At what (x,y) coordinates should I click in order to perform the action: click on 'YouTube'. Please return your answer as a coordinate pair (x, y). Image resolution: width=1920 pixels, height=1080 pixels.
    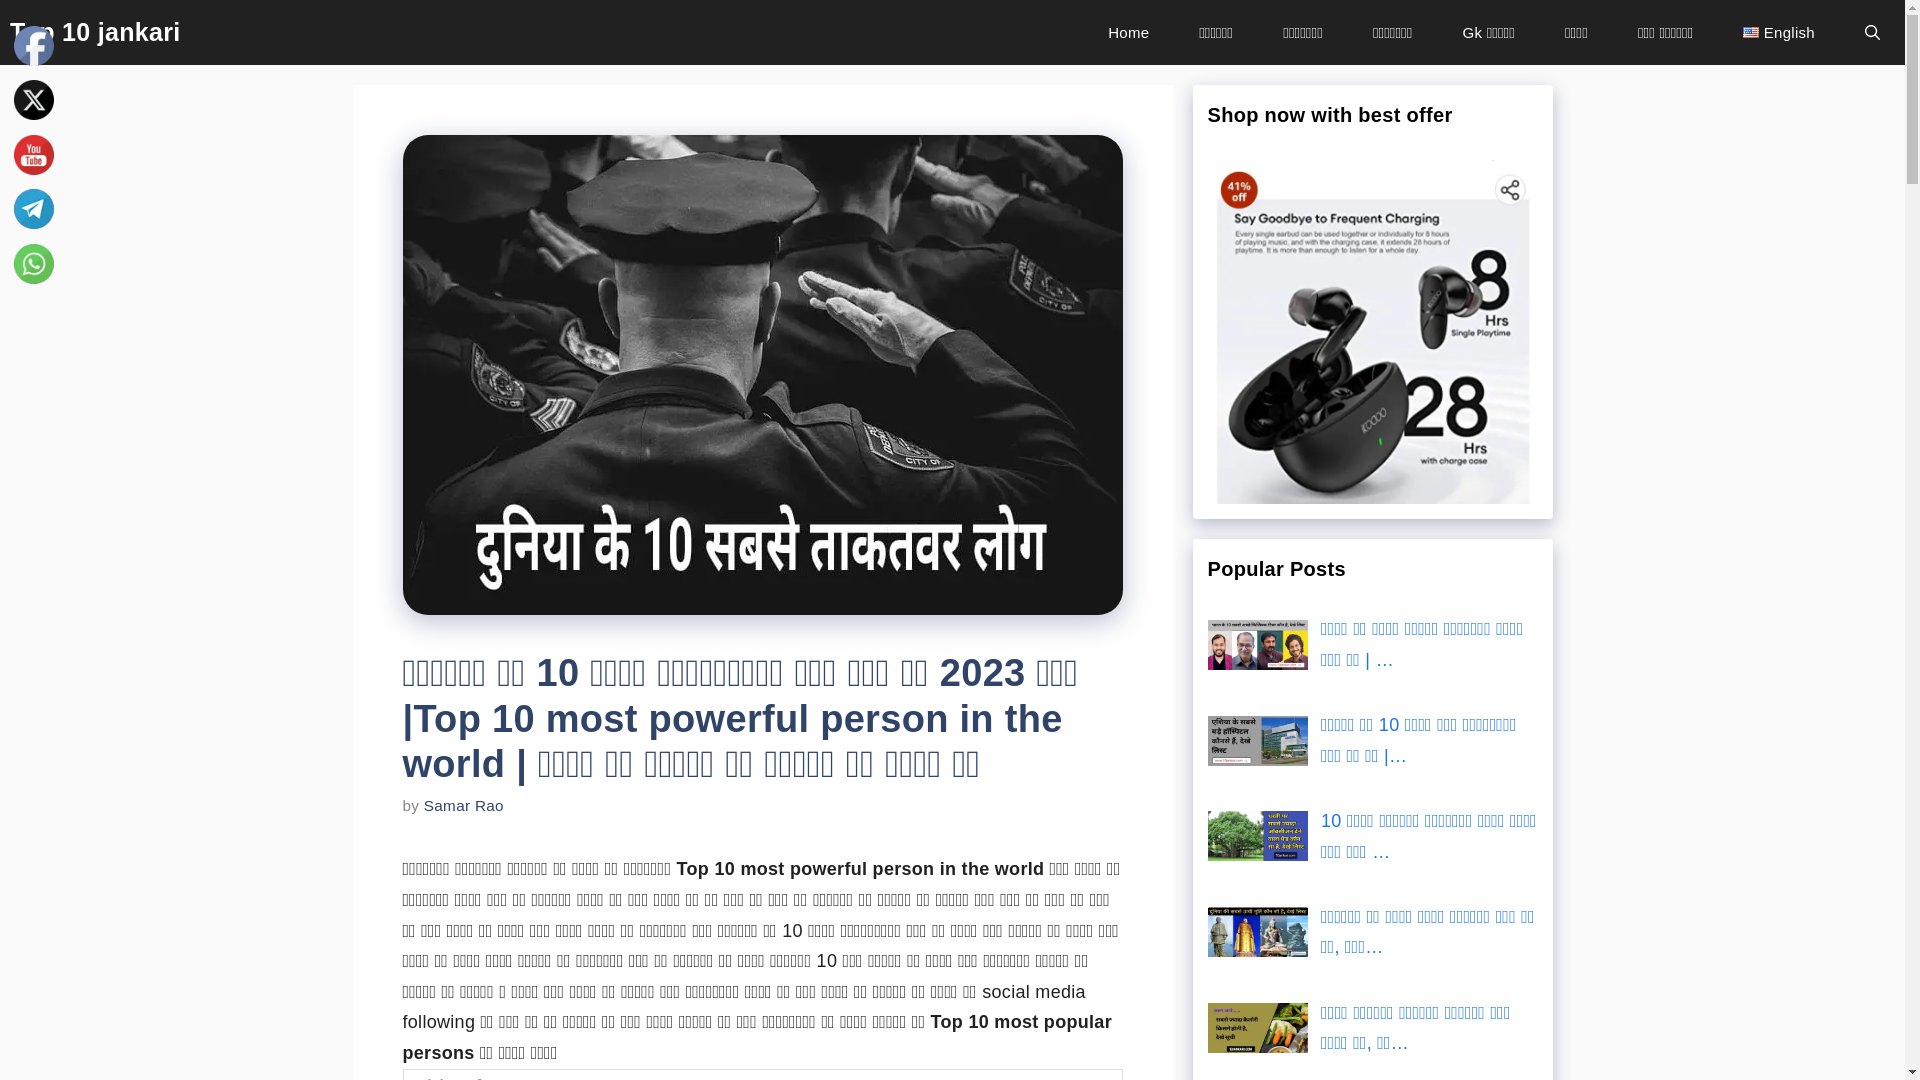
    Looking at the image, I should click on (33, 153).